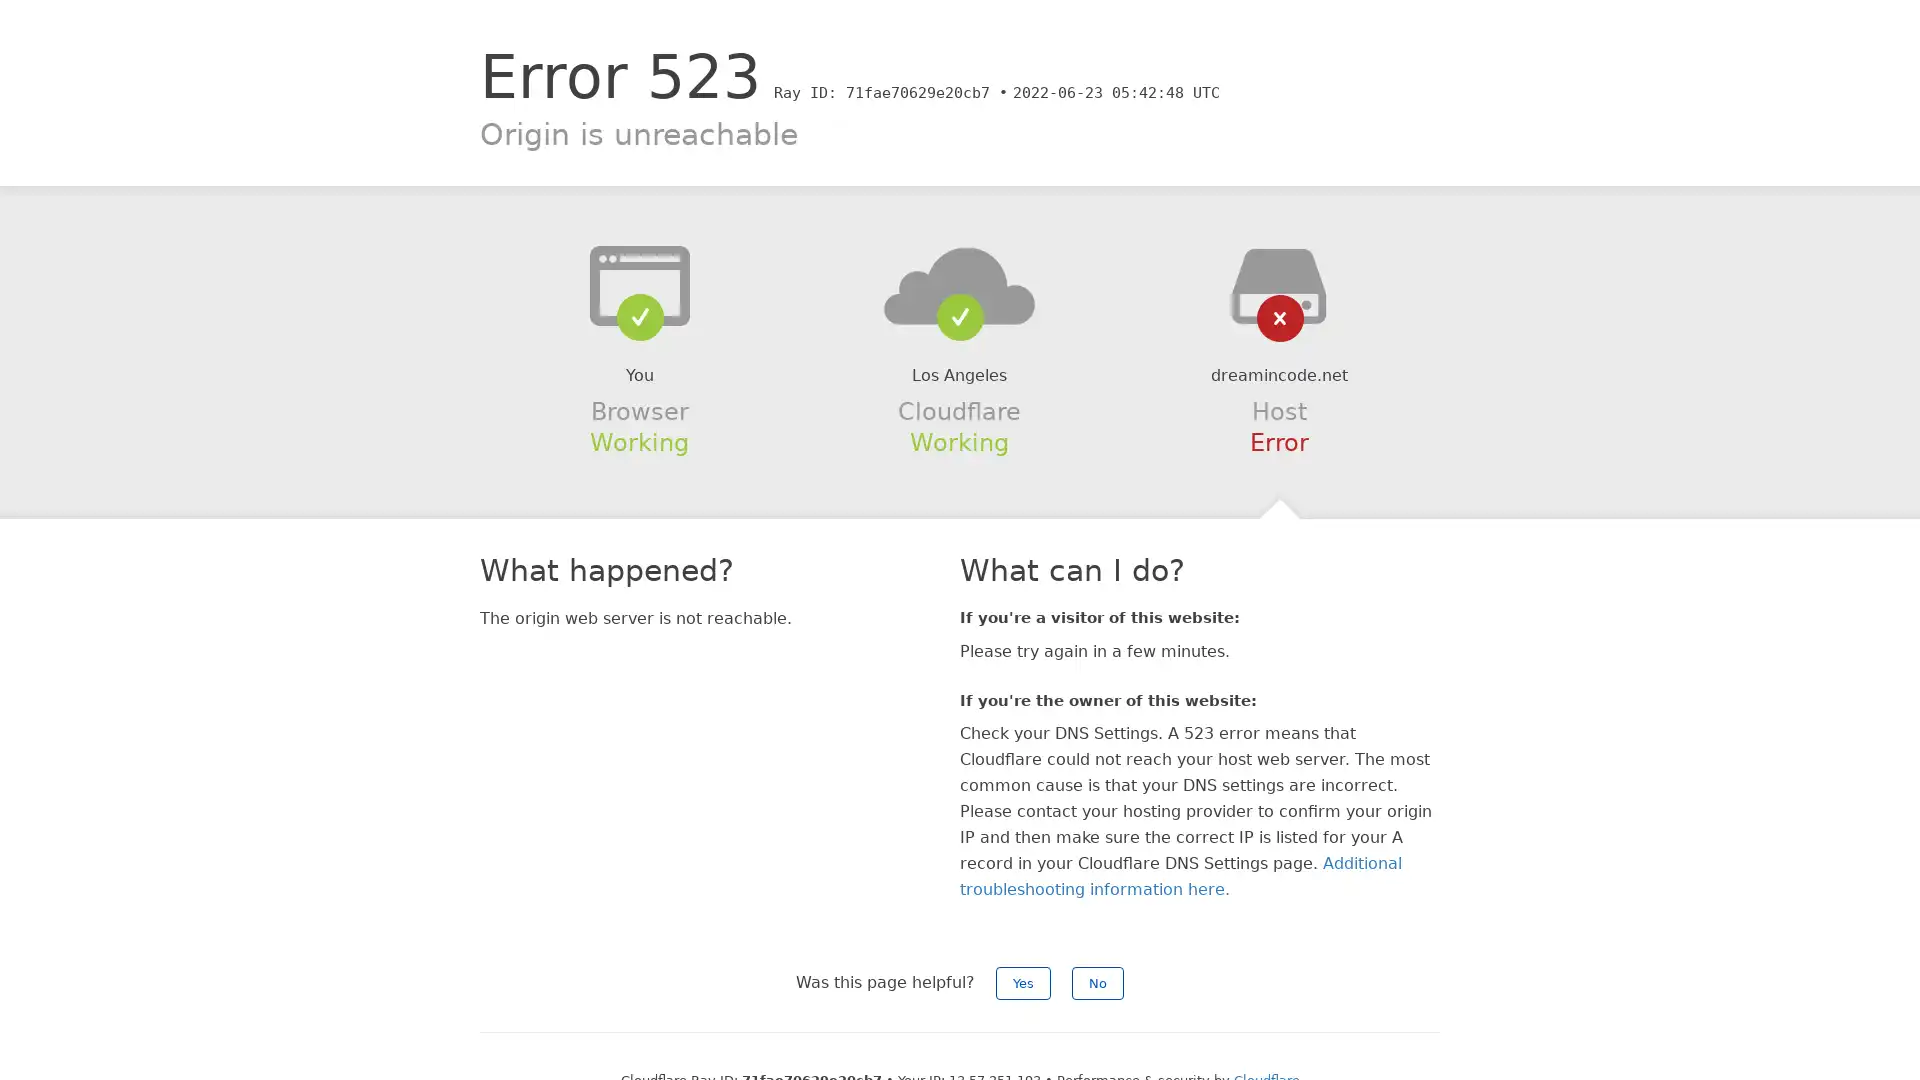 This screenshot has height=1080, width=1920. What do you see at coordinates (1097, 982) in the screenshot?
I see `No` at bounding box center [1097, 982].